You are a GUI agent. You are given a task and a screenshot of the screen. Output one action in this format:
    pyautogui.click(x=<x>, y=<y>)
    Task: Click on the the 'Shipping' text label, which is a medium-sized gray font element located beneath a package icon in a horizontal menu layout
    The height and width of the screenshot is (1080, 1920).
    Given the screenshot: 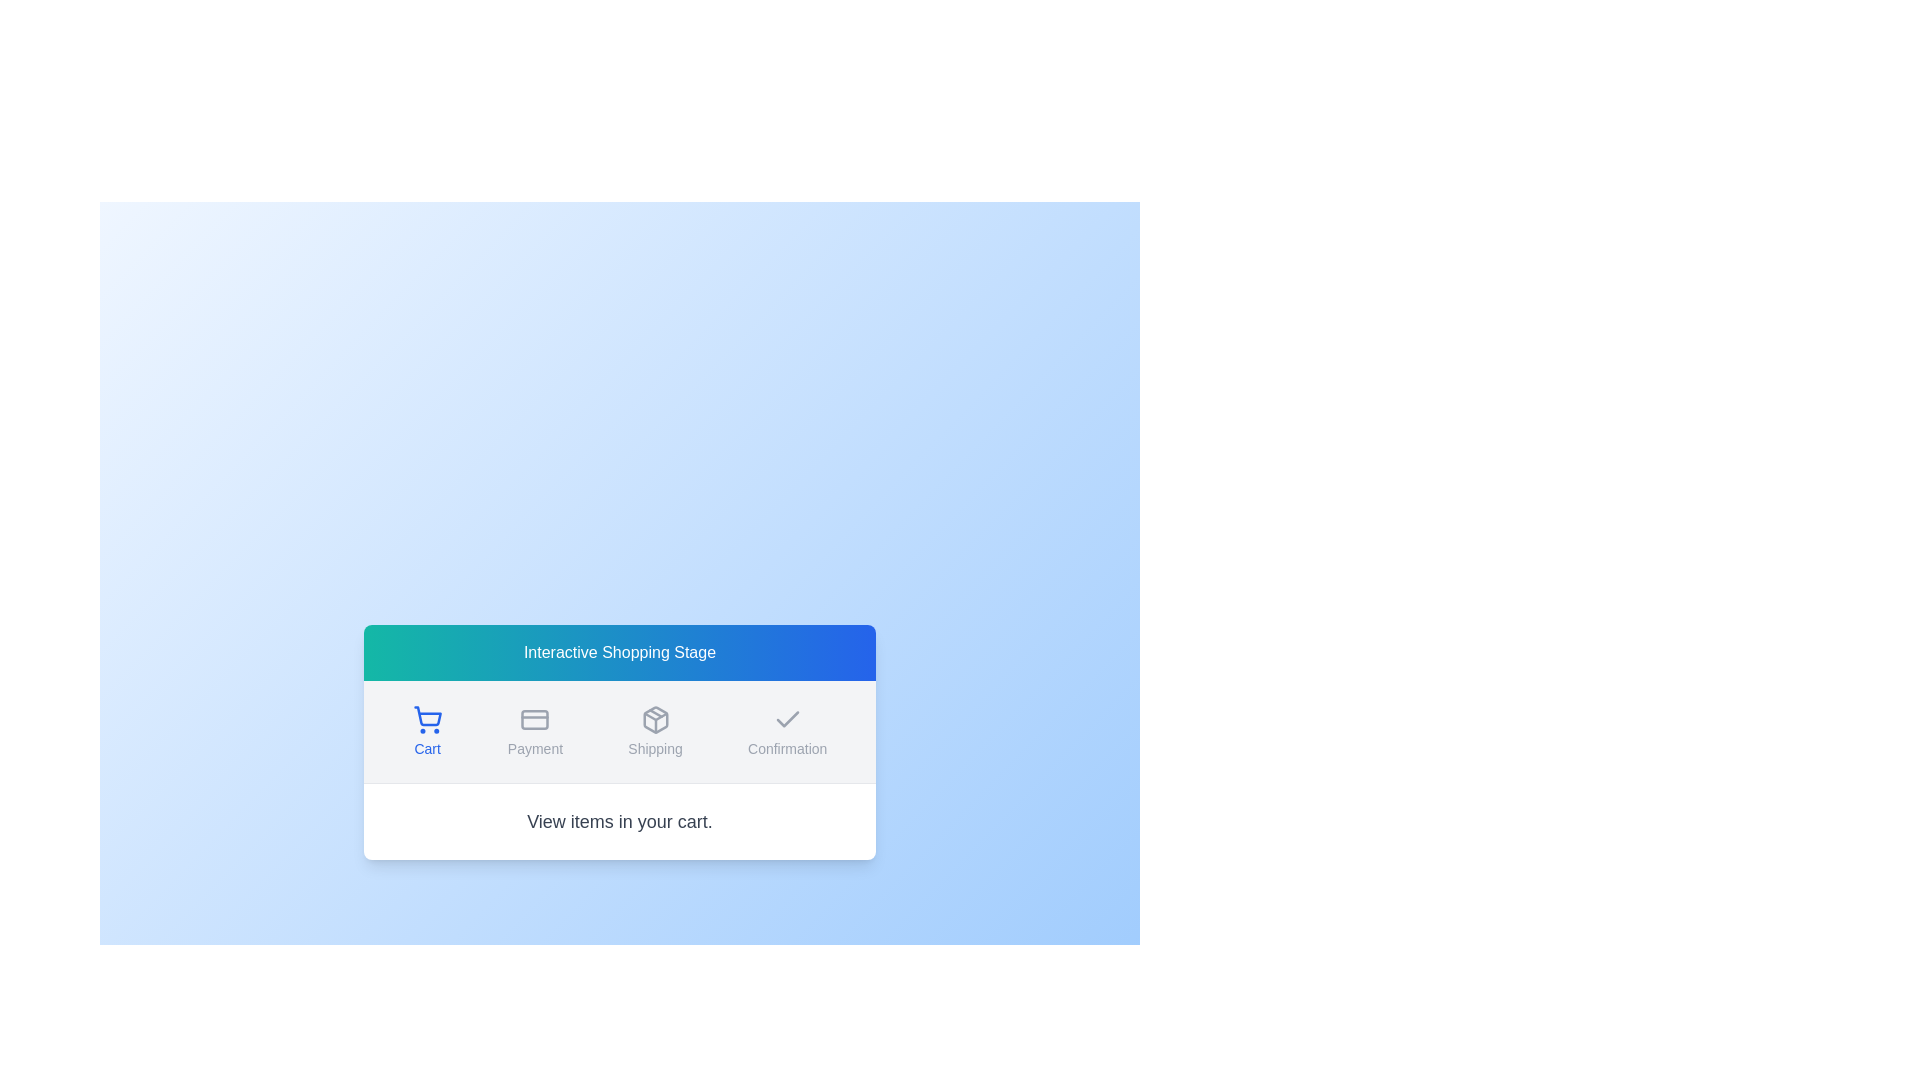 What is the action you would take?
    pyautogui.click(x=655, y=748)
    